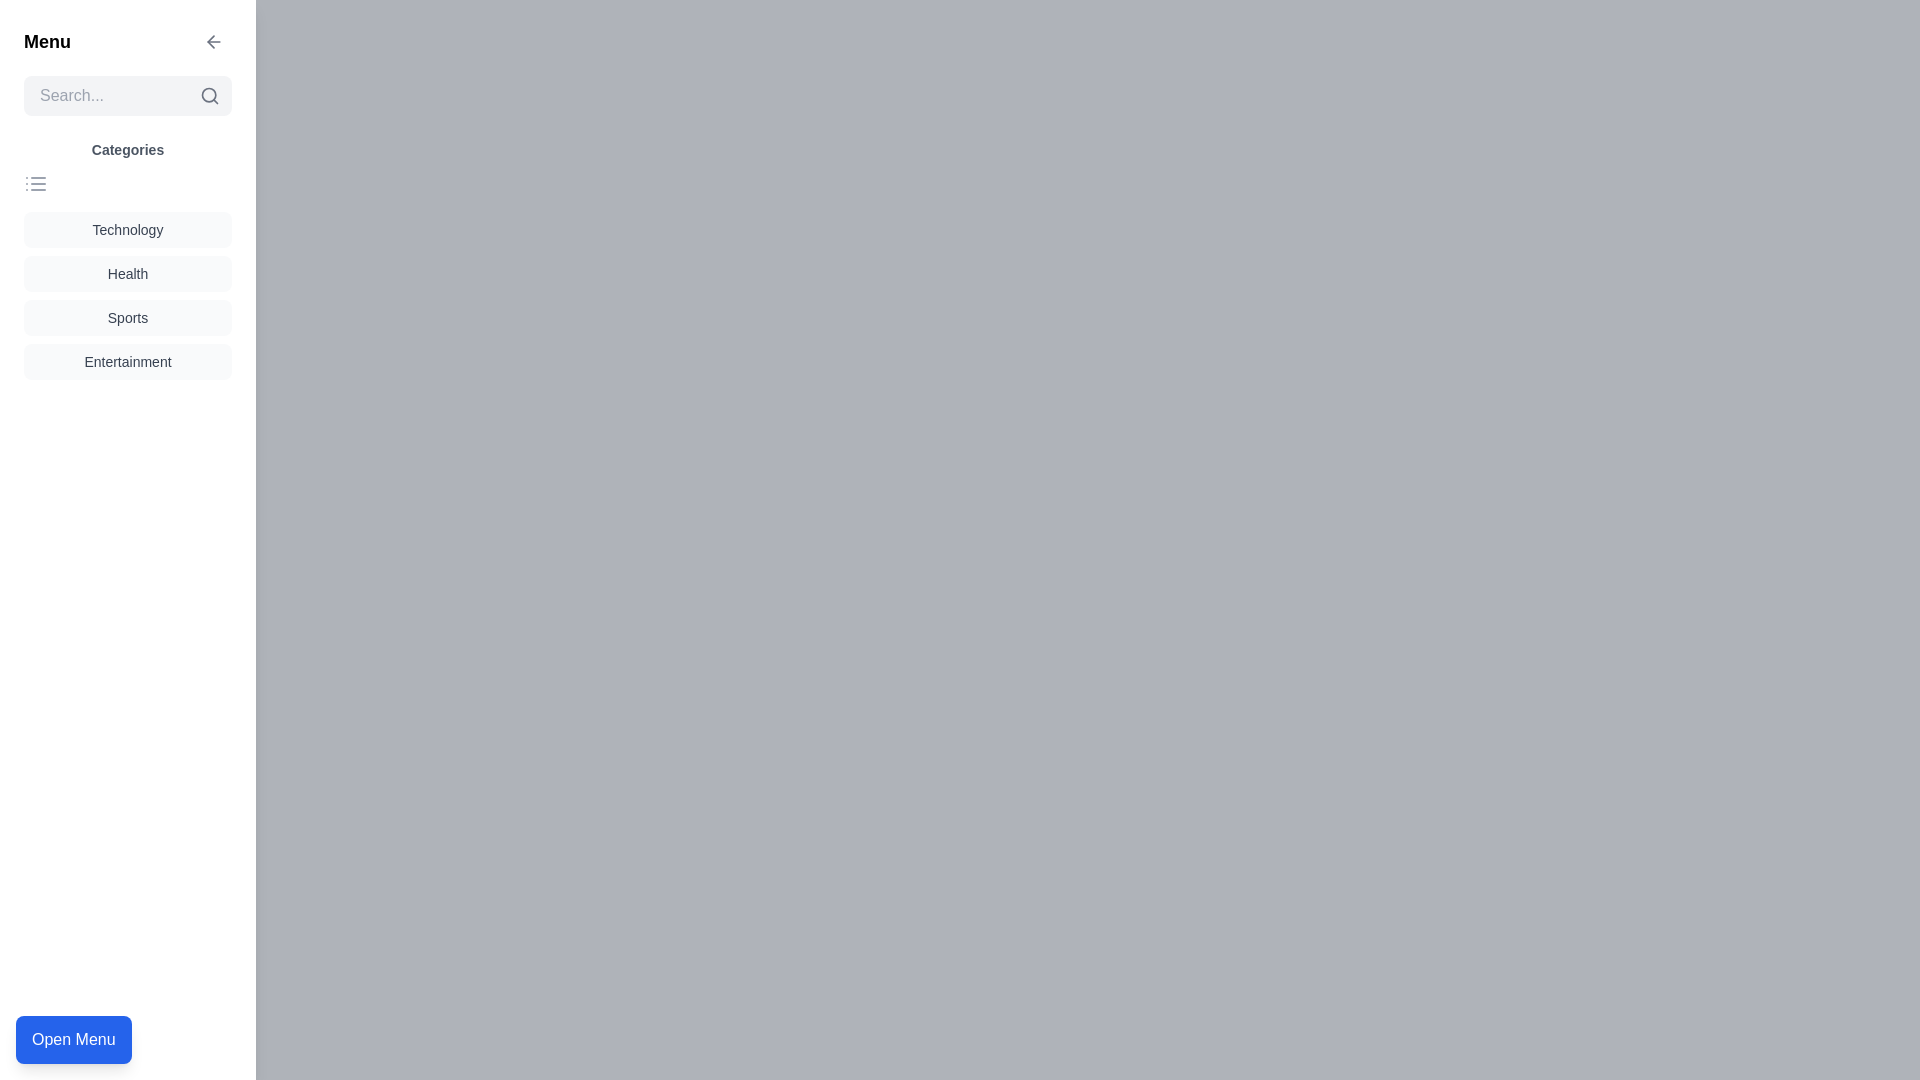 Image resolution: width=1920 pixels, height=1080 pixels. I want to click on the search icon located at the upper-right corner of the input field with placeholder text 'Search...', so click(210, 96).